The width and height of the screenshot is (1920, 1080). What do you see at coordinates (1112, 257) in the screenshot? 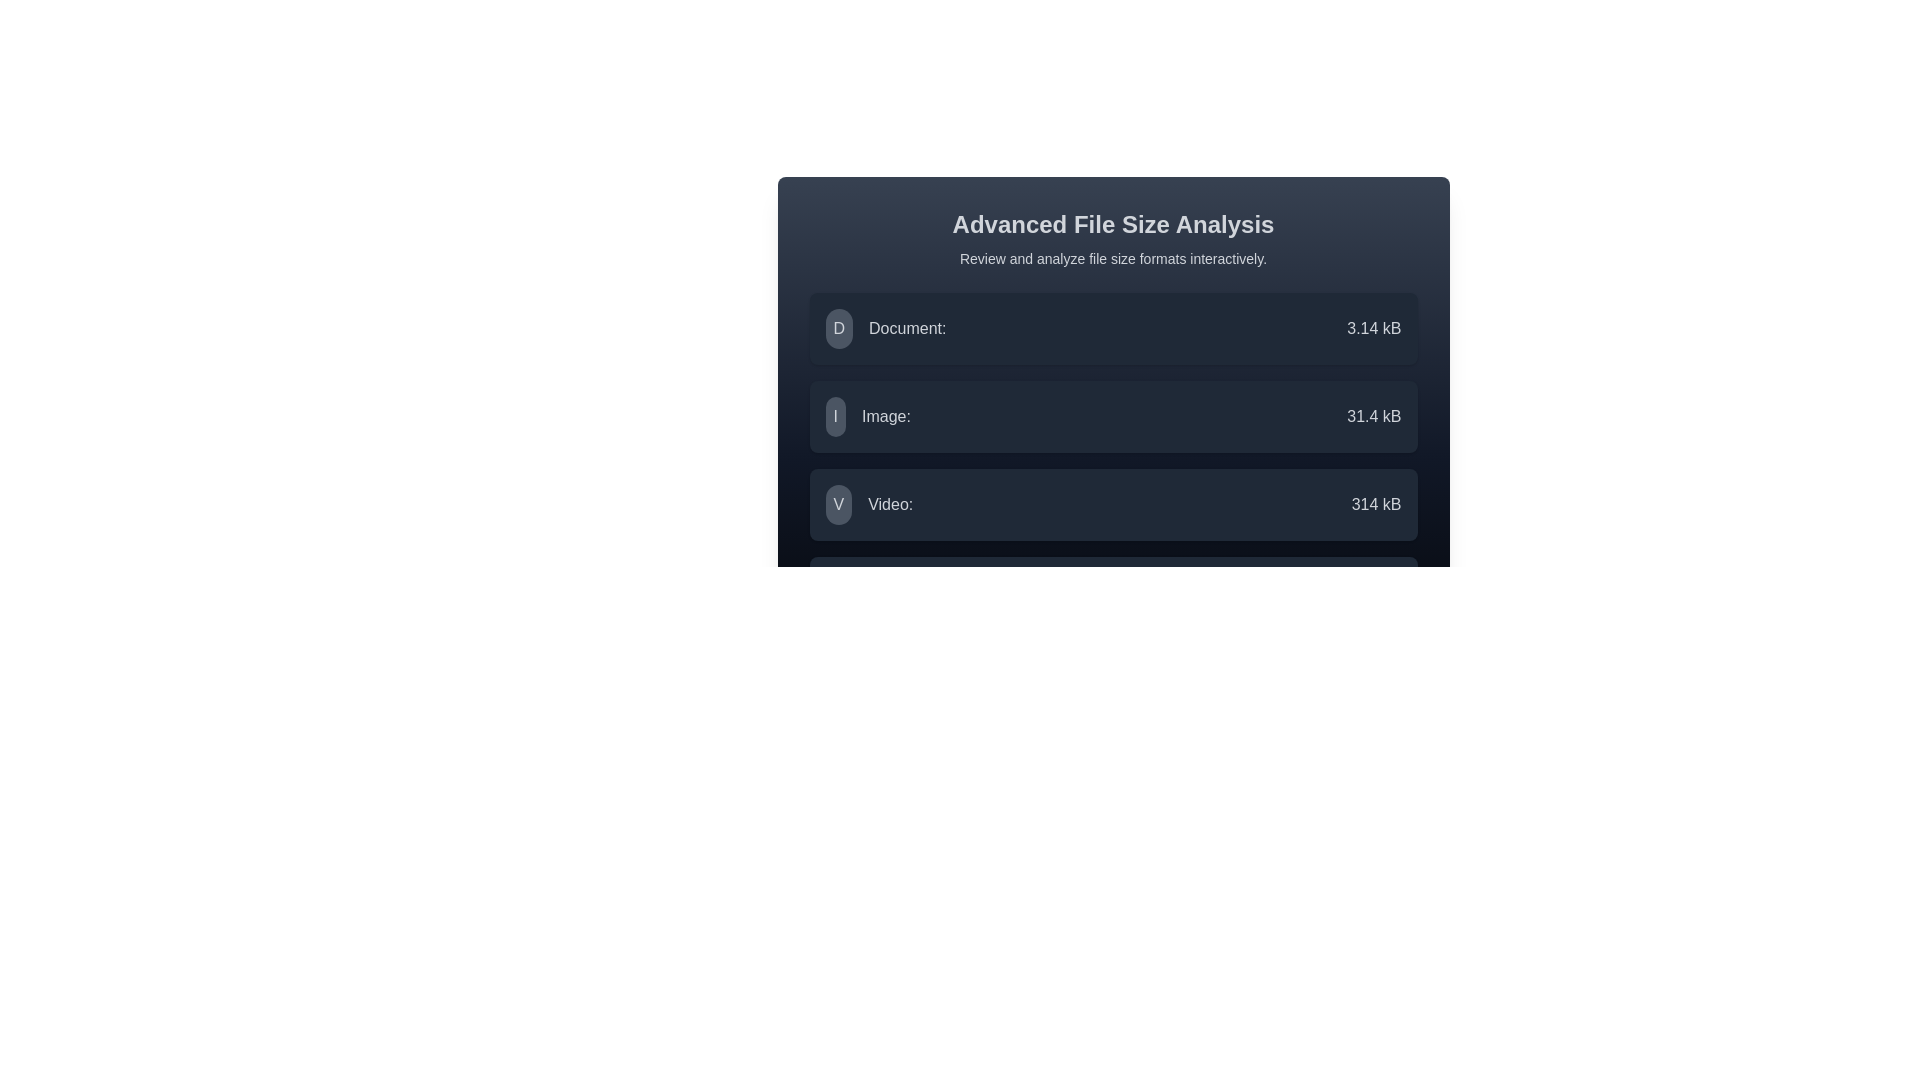
I see `the static text element that provides guidance on the section, located directly below the title 'Advanced File Size Analysis.'` at bounding box center [1112, 257].